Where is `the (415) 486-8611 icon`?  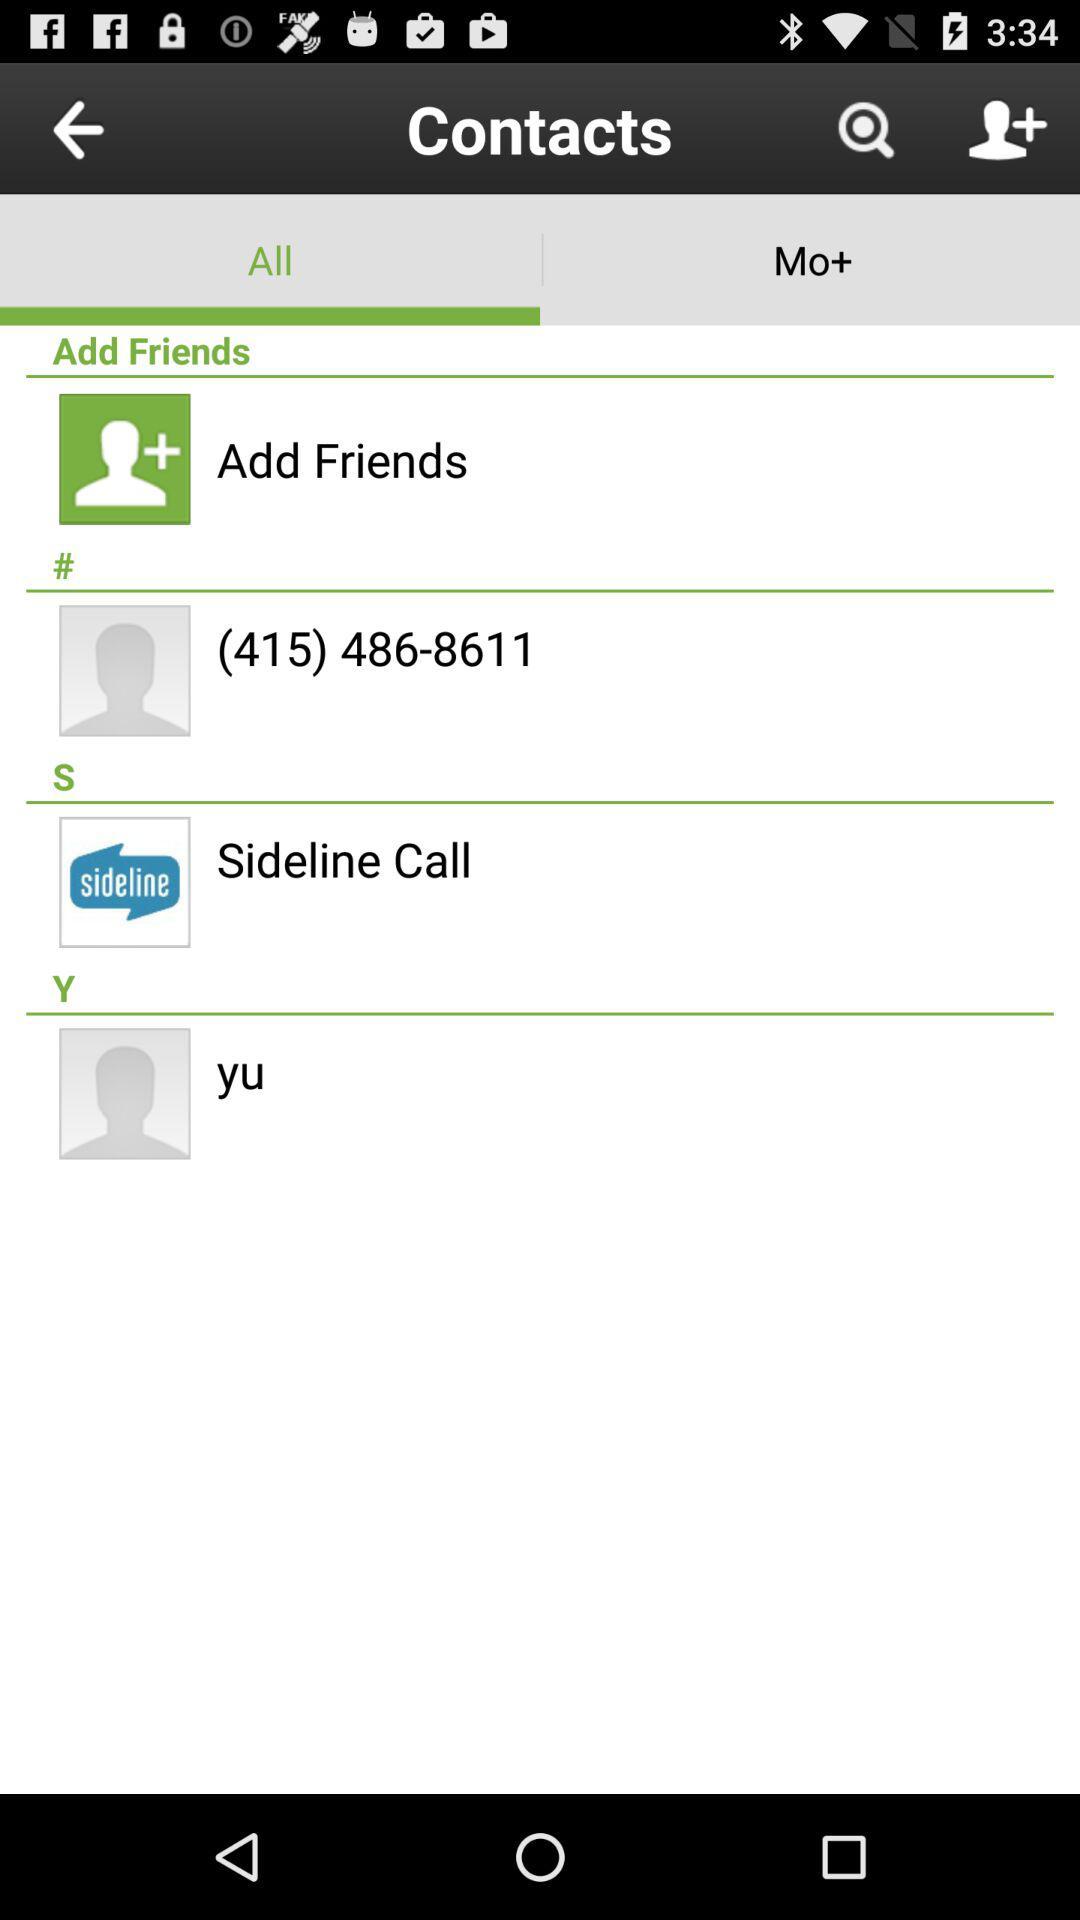
the (415) 486-8611 icon is located at coordinates (376, 647).